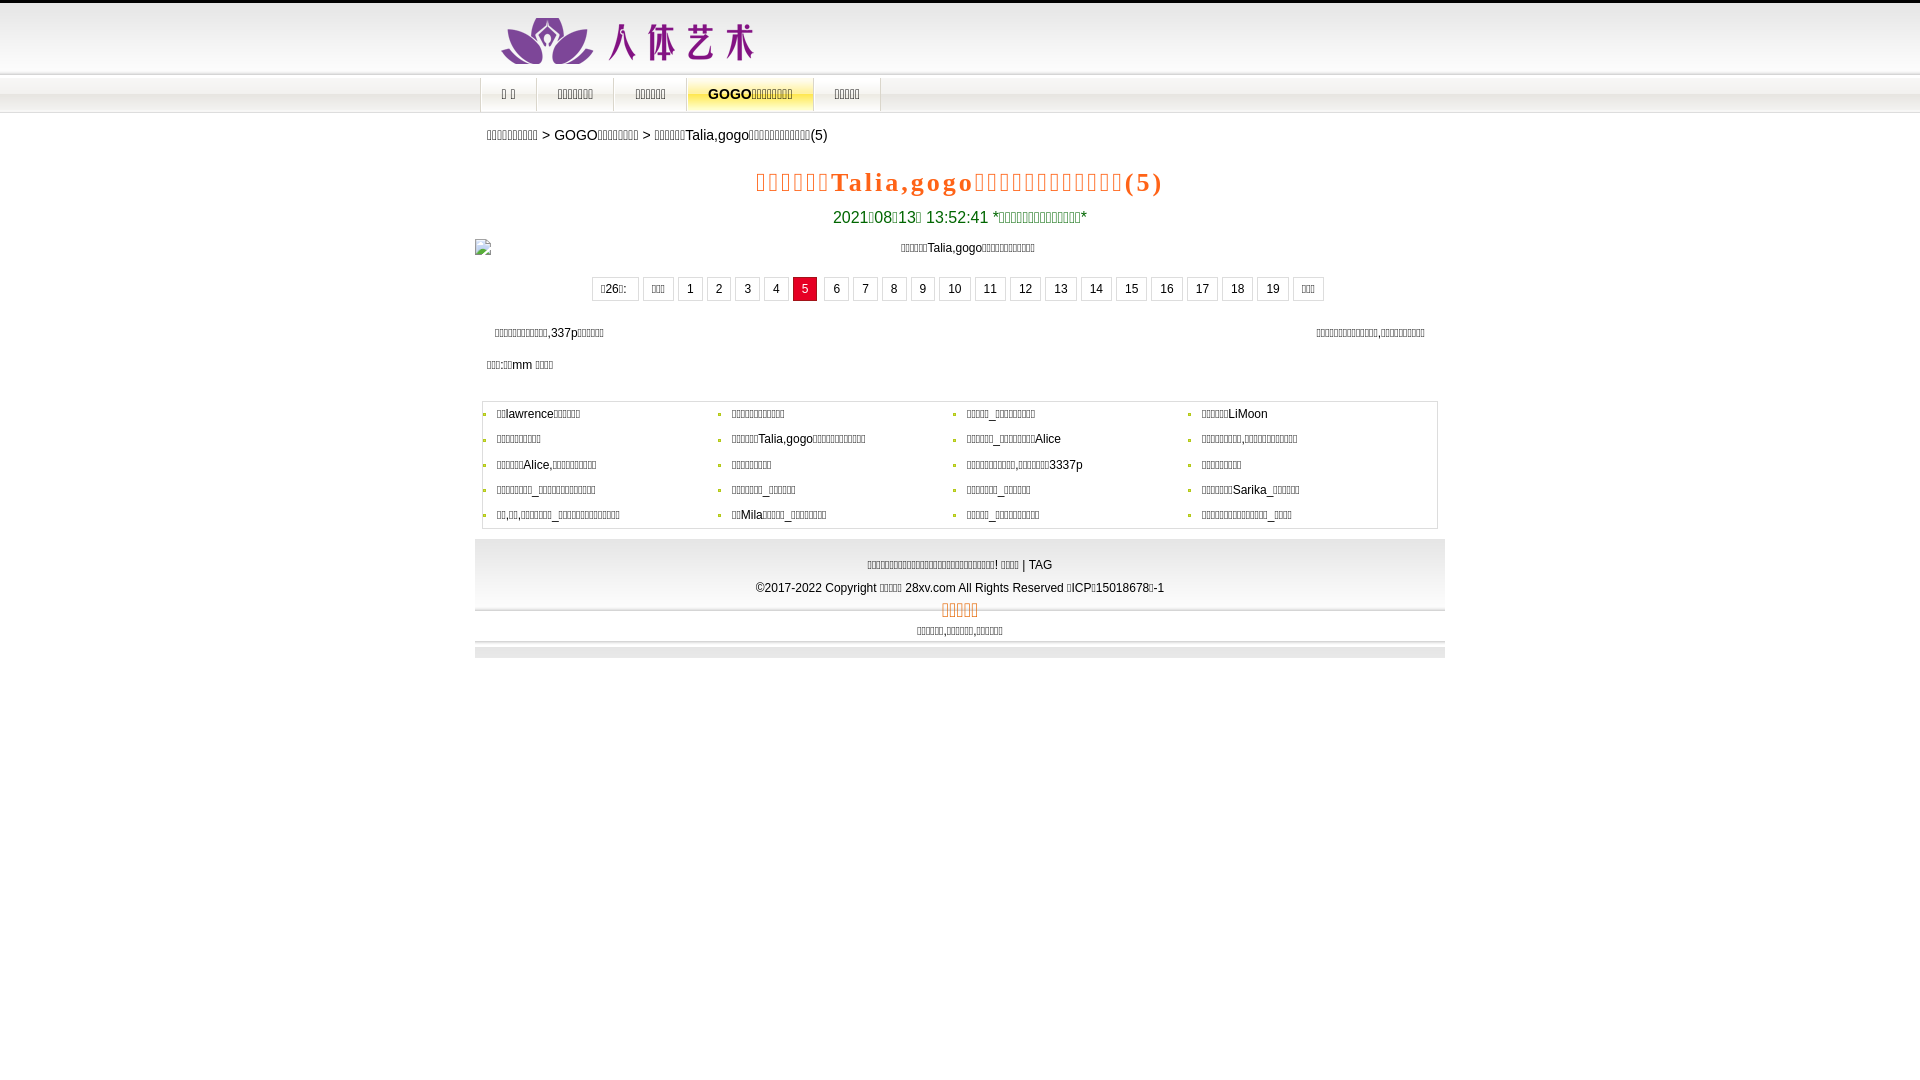 The image size is (1920, 1080). What do you see at coordinates (953, 289) in the screenshot?
I see `'10'` at bounding box center [953, 289].